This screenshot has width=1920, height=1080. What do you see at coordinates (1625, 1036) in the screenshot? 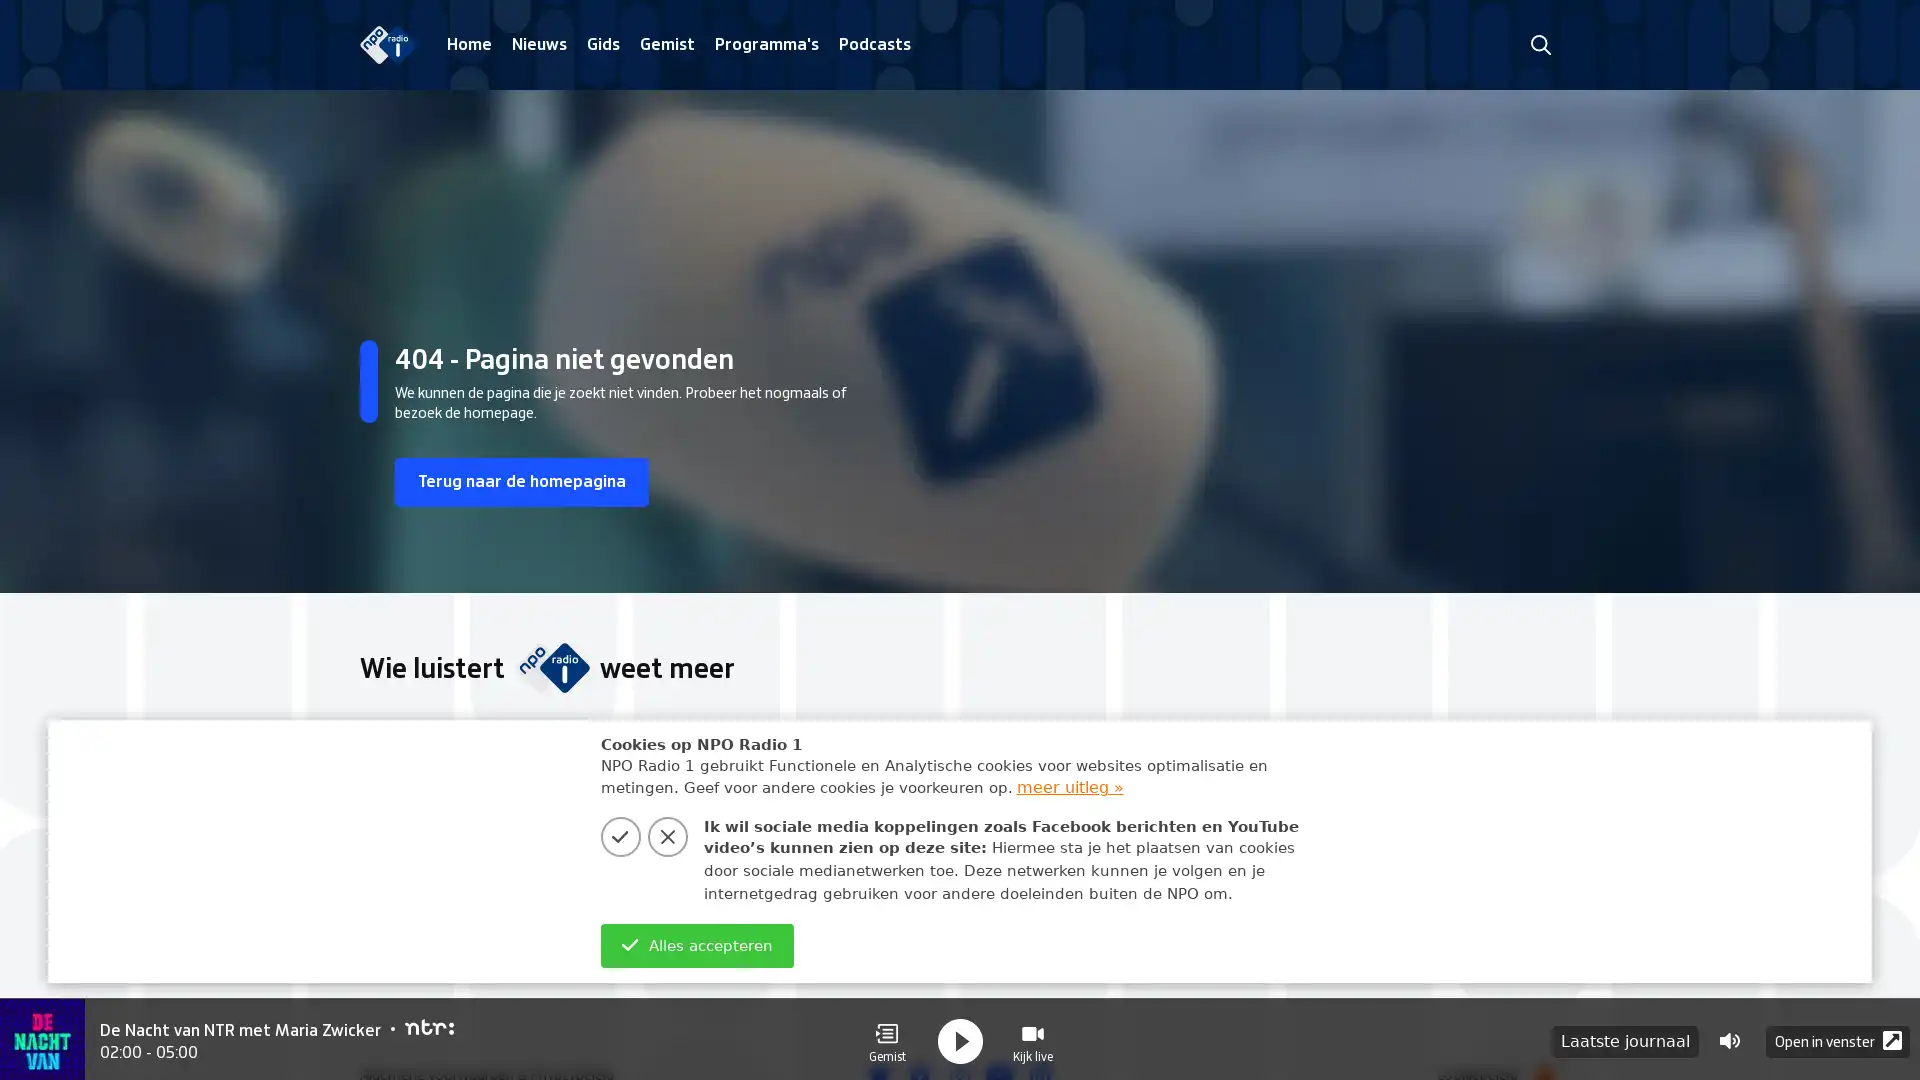
I see `Laatste journaal` at bounding box center [1625, 1036].